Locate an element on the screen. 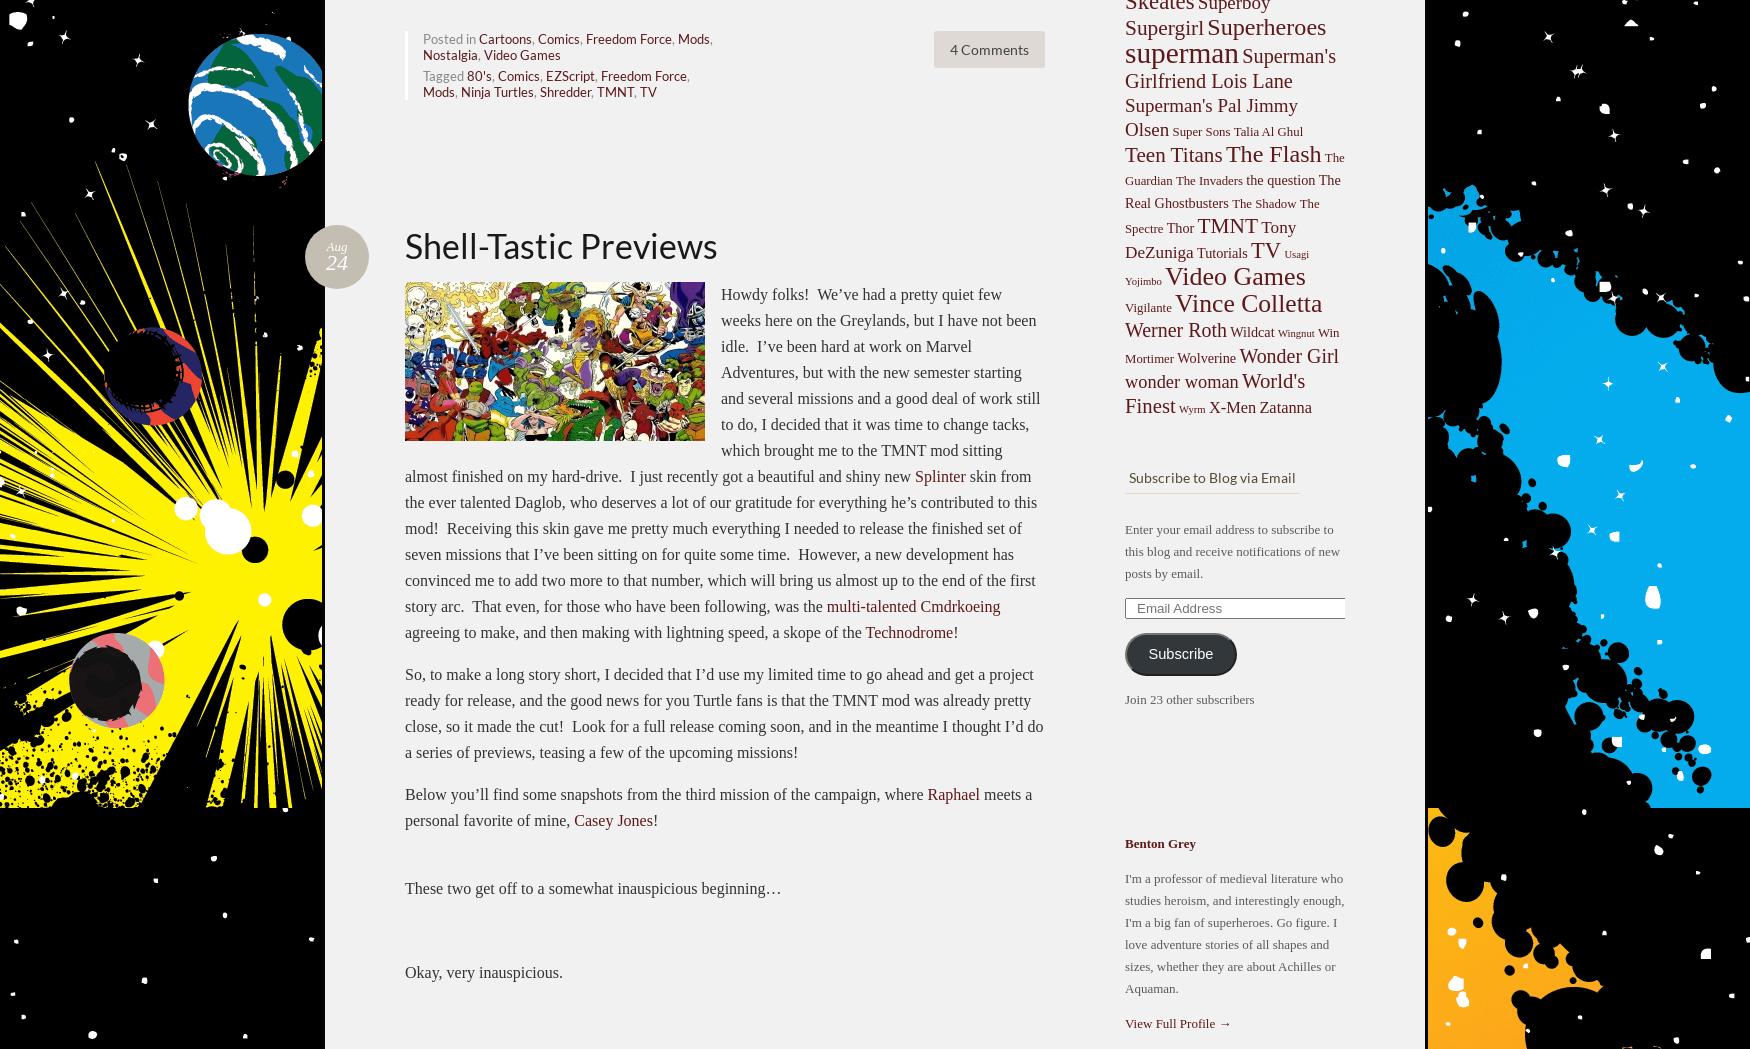  'Supergirl' is located at coordinates (1163, 27).